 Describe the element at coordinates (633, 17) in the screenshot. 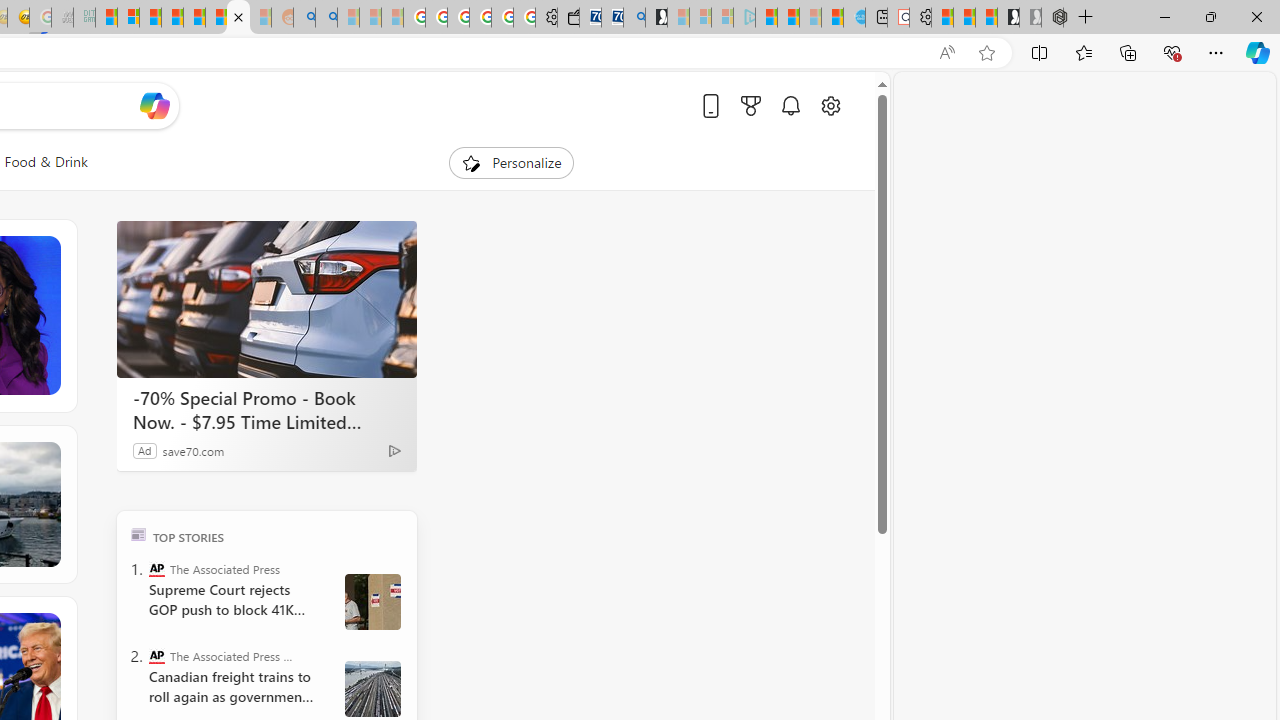

I see `'Bing Real Estate - Home sales and rental listings'` at that location.